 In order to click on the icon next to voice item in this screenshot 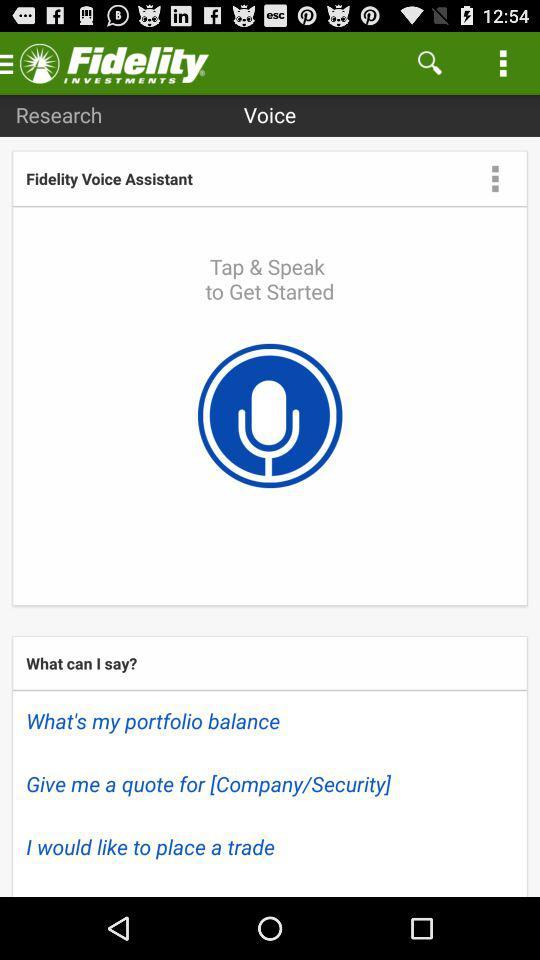, I will do `click(428, 62)`.